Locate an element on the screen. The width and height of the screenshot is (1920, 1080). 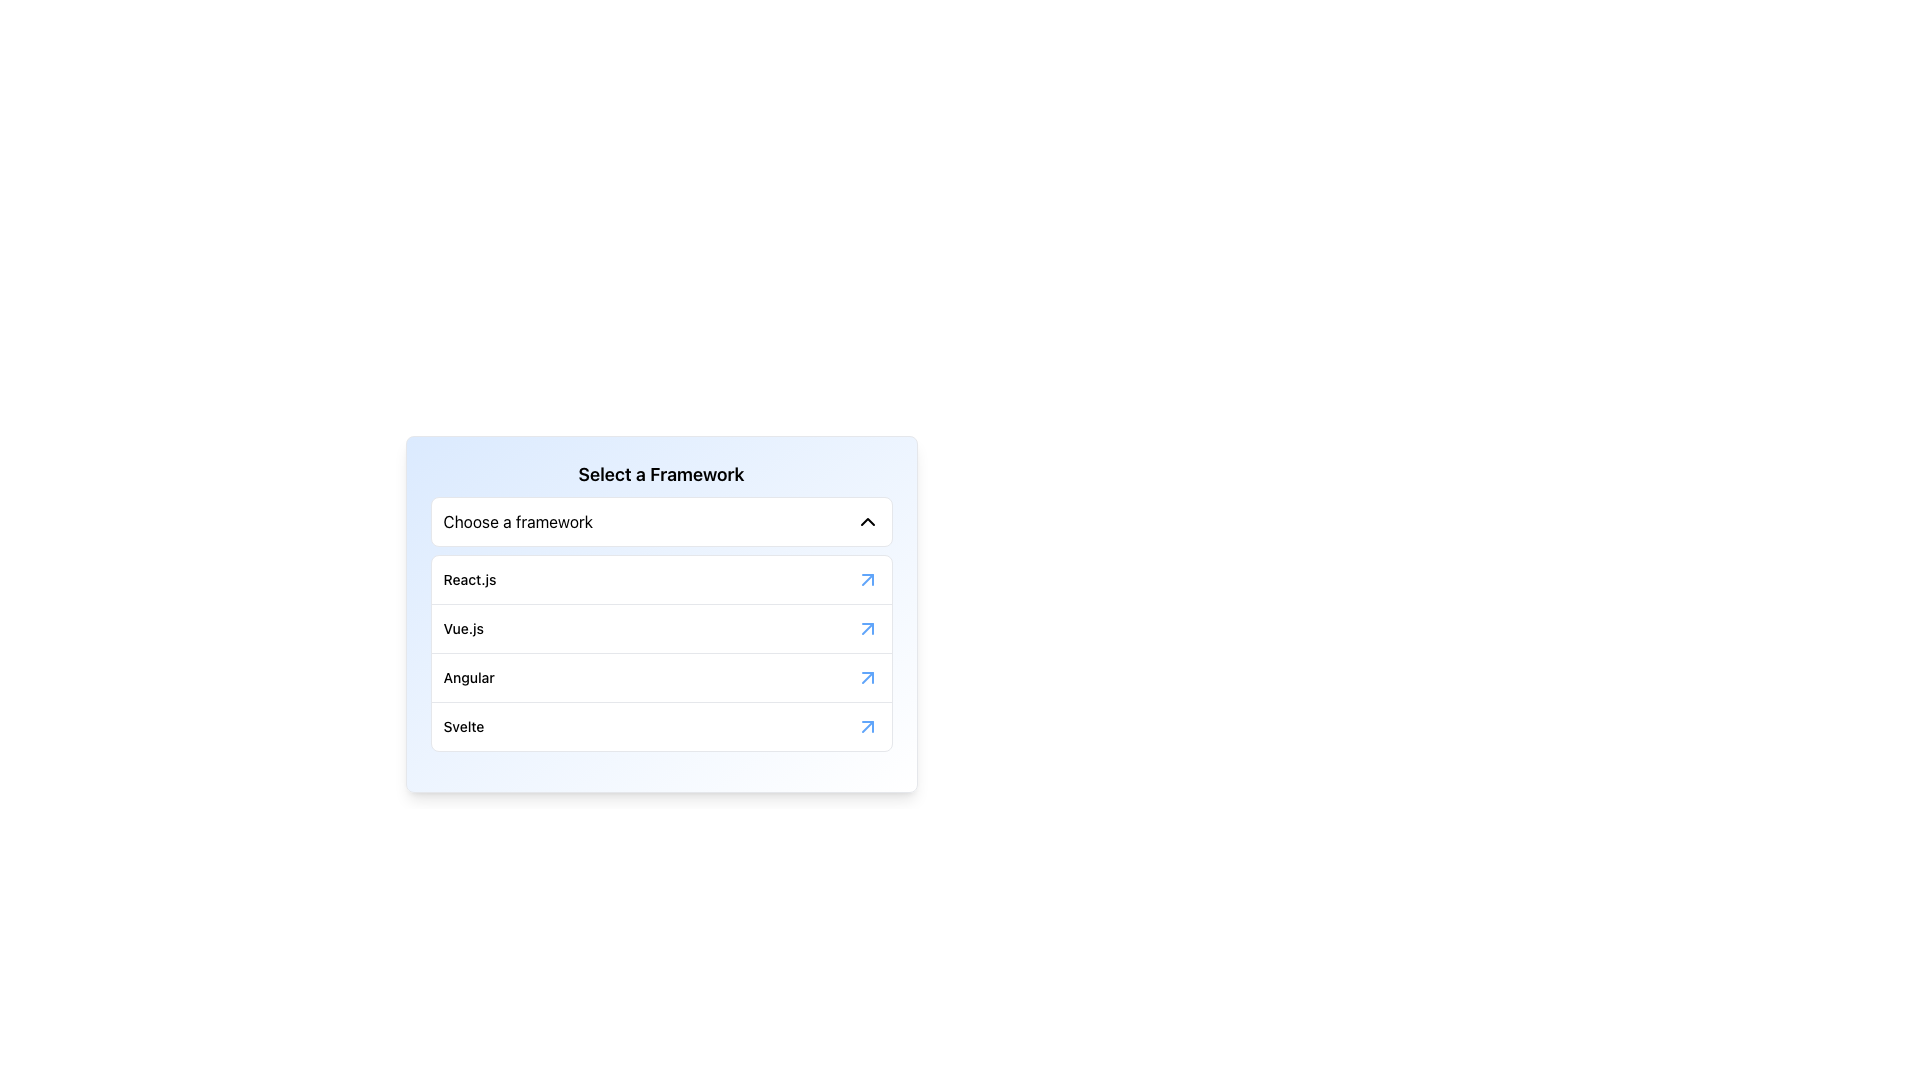
the blue-toned diagonal arrow icon located to the right of the 'Svelte' item in the interactive list at the lower part of the layout is located at coordinates (867, 726).